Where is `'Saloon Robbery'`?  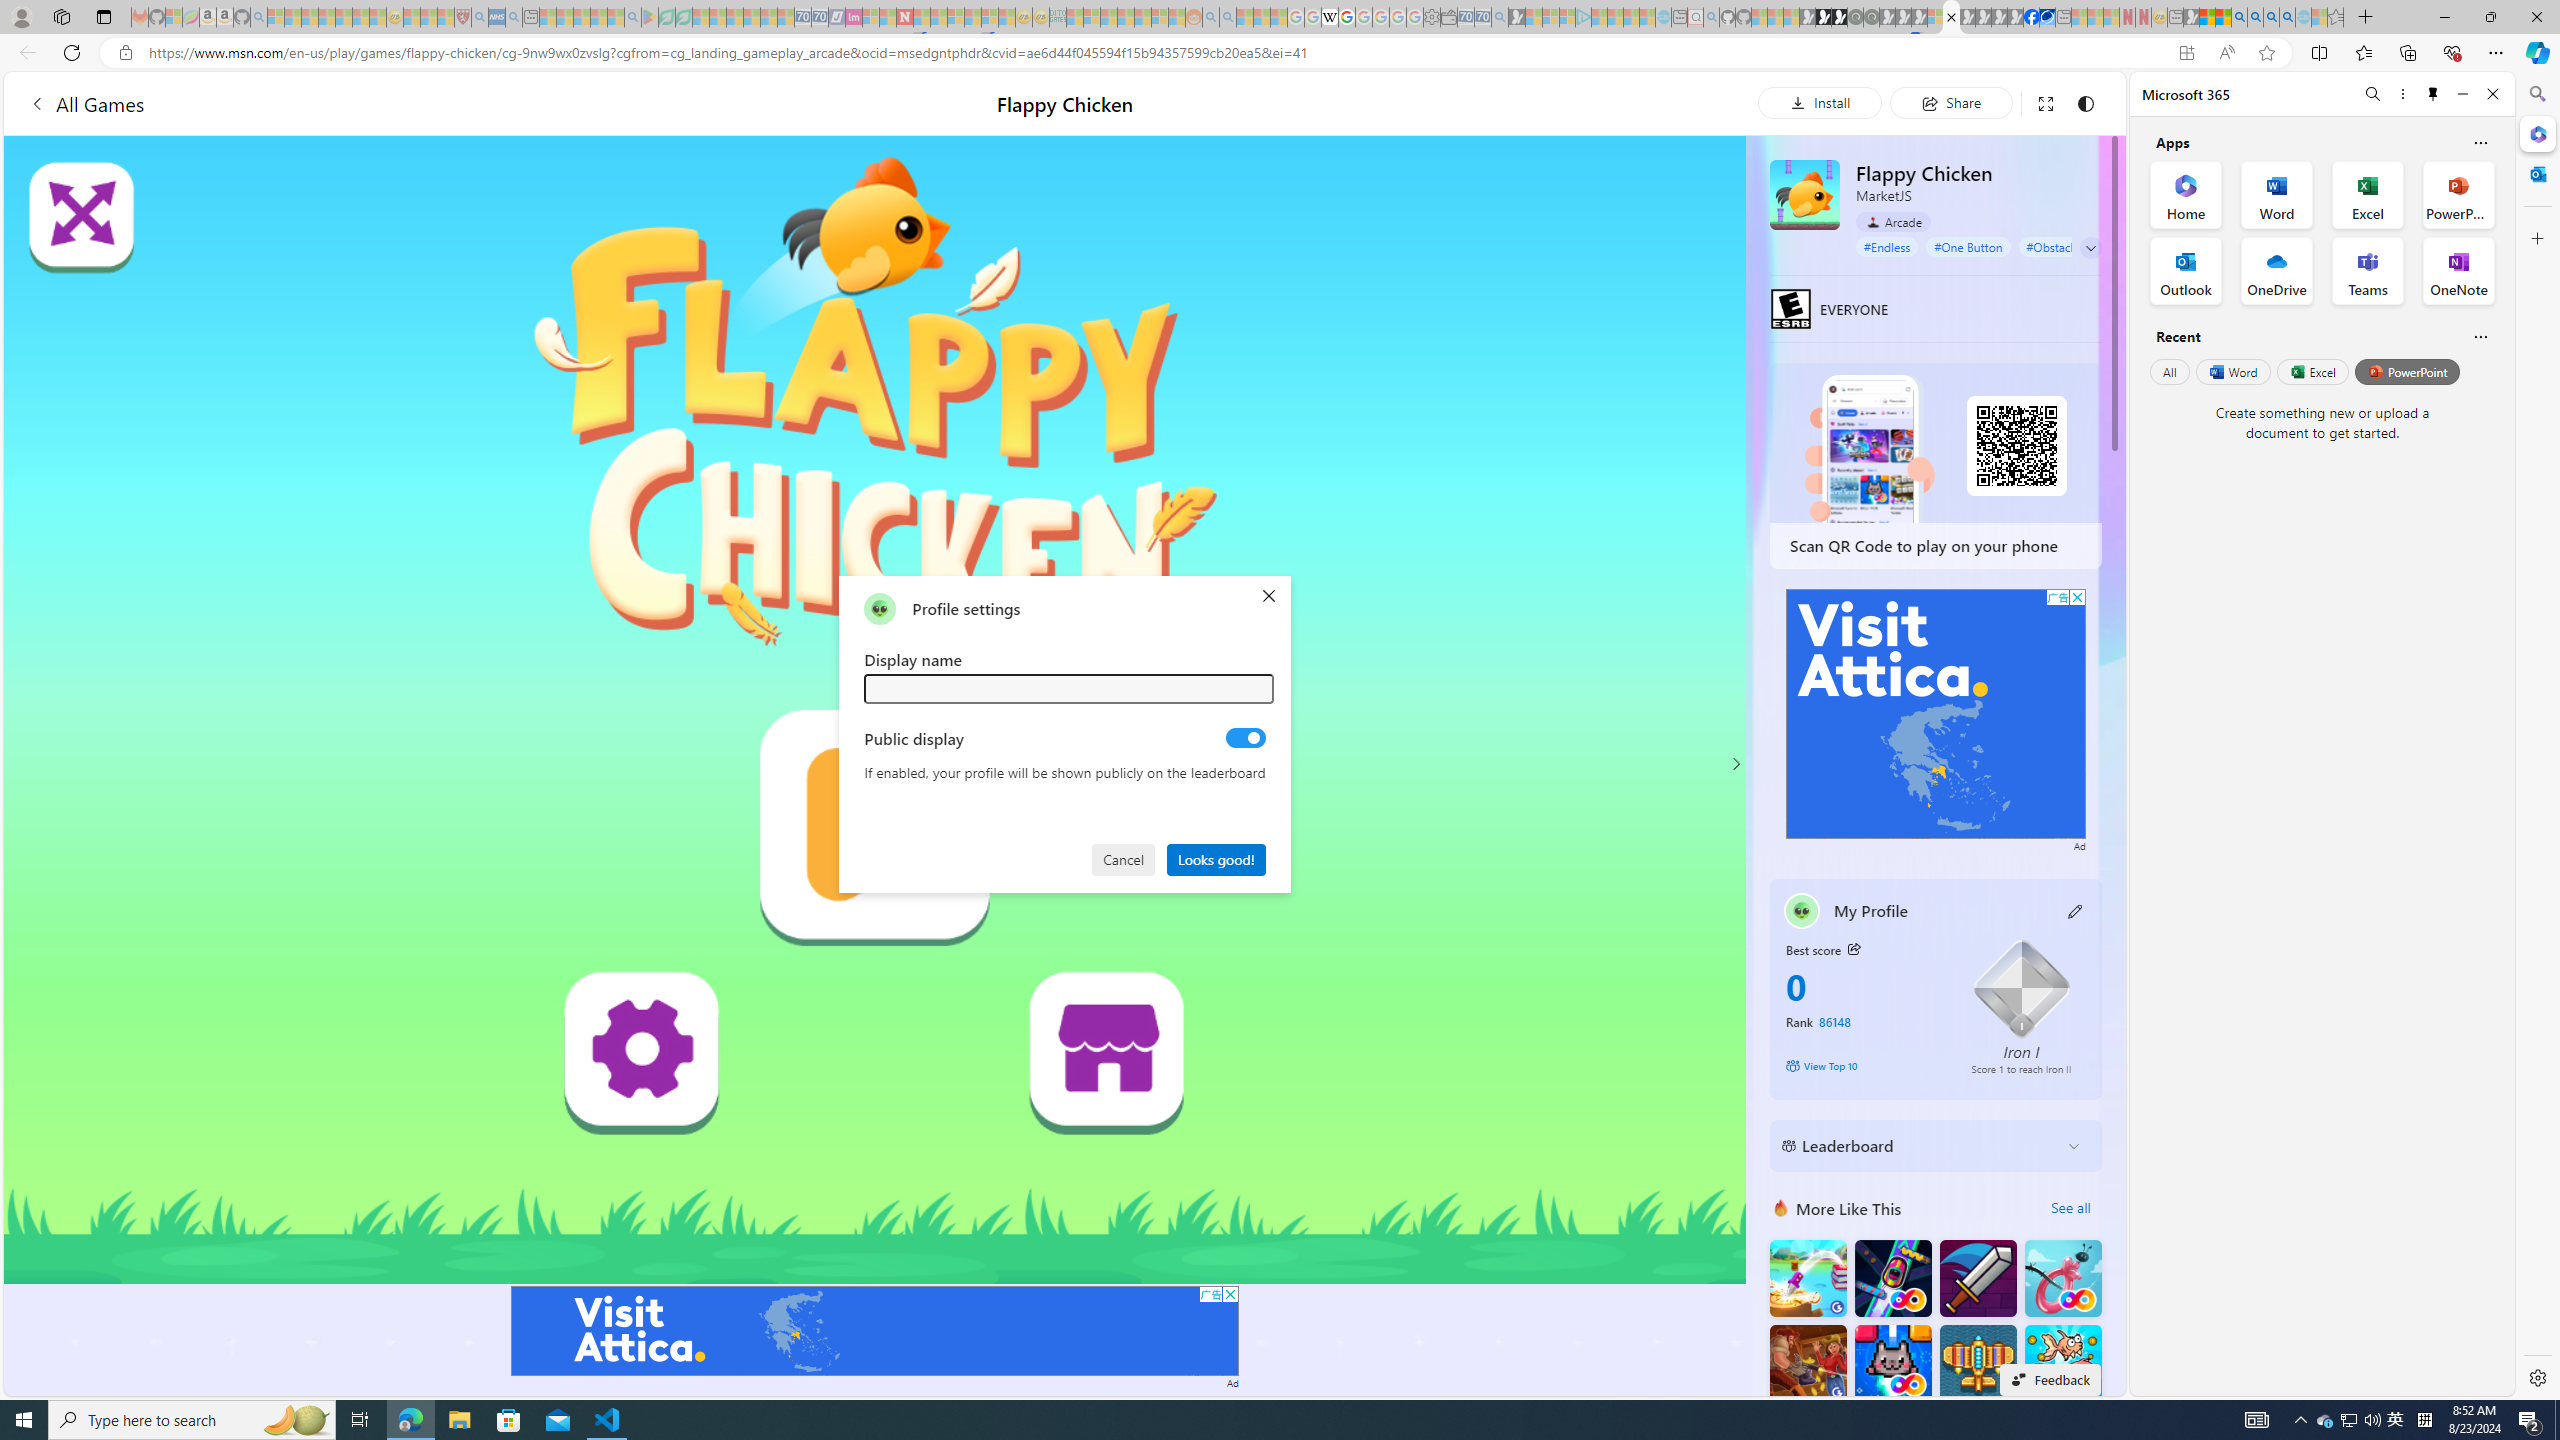 'Saloon Robbery' is located at coordinates (1807, 1362).